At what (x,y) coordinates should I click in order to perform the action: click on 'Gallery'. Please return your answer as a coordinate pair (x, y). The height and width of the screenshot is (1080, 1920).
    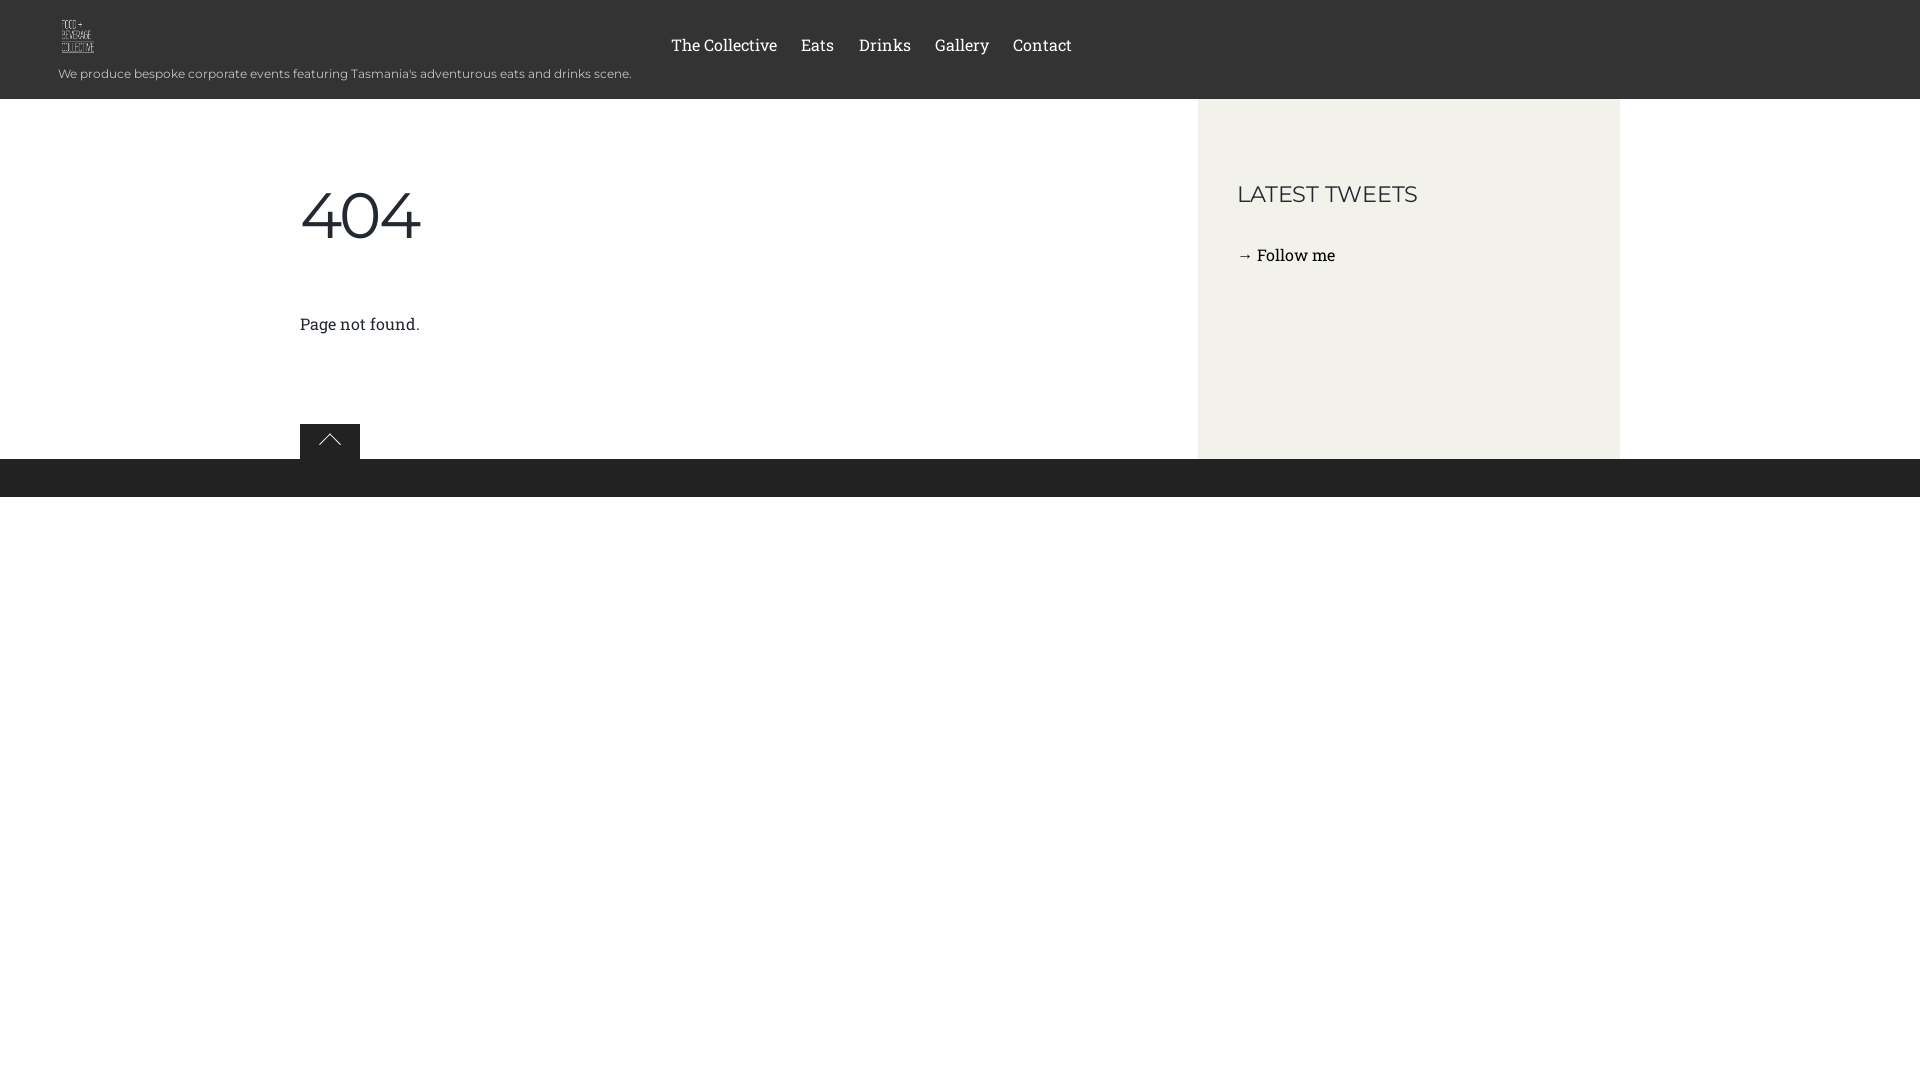
    Looking at the image, I should click on (961, 48).